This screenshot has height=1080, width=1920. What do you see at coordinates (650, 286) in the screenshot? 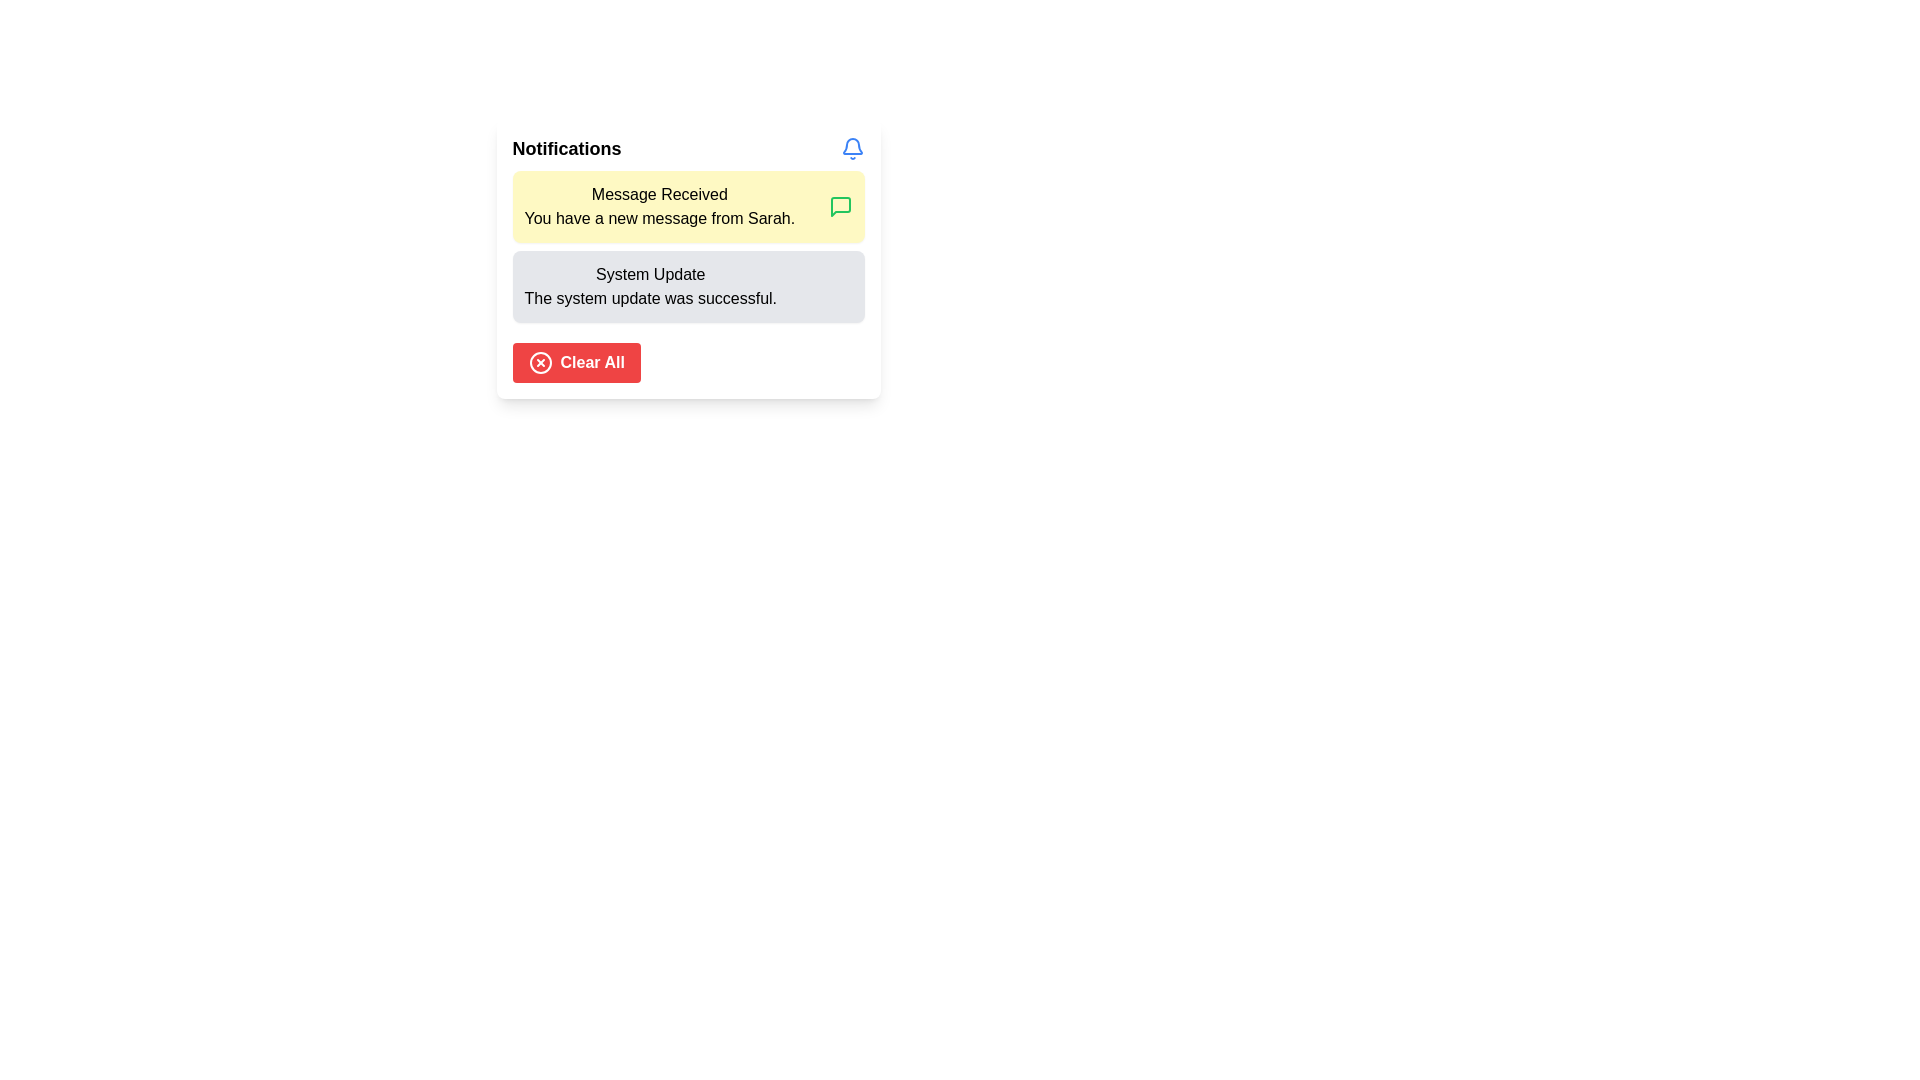
I see `the 'System Update' text display located in the Notifications section, which shows 'System Update' in bold and 'The system update was successful.' in normal font, both centered in a light gray background` at bounding box center [650, 286].